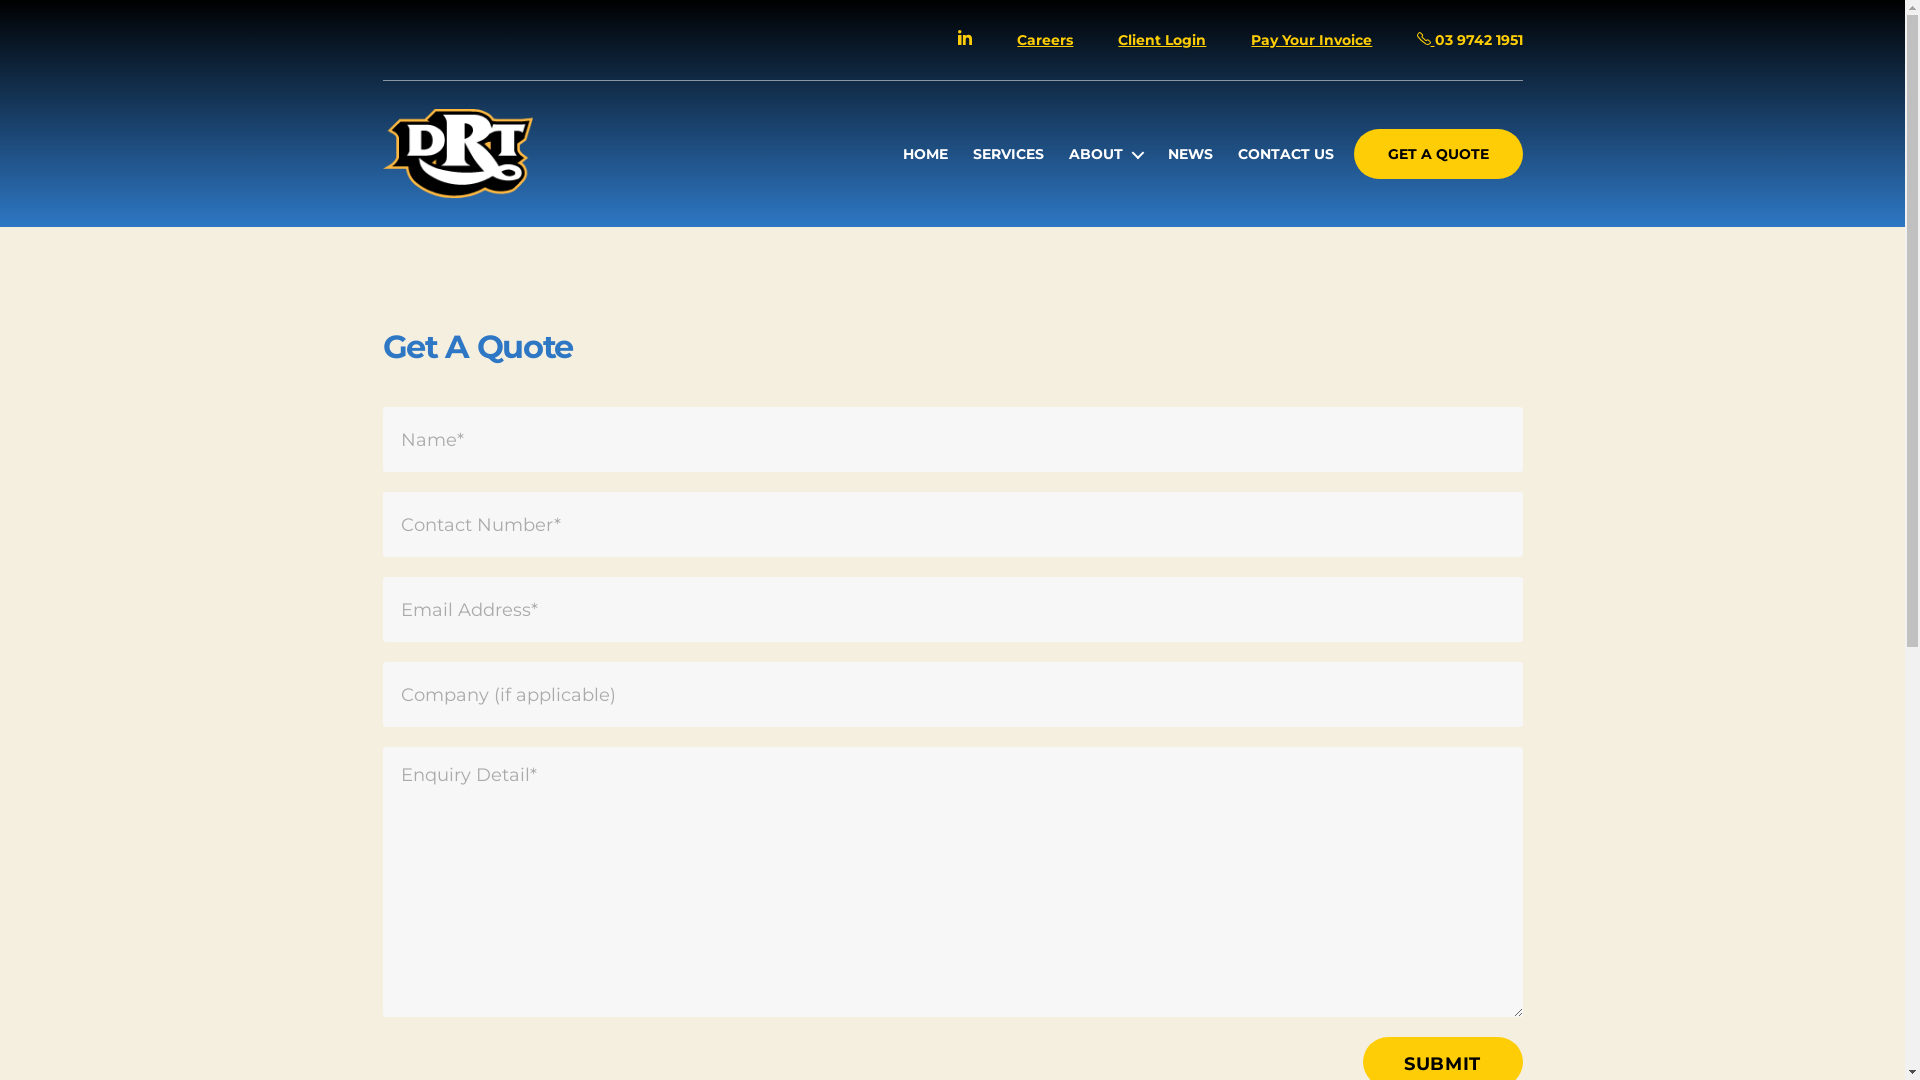 This screenshot has height=1080, width=1920. I want to click on 'Client Login', so click(1161, 39).